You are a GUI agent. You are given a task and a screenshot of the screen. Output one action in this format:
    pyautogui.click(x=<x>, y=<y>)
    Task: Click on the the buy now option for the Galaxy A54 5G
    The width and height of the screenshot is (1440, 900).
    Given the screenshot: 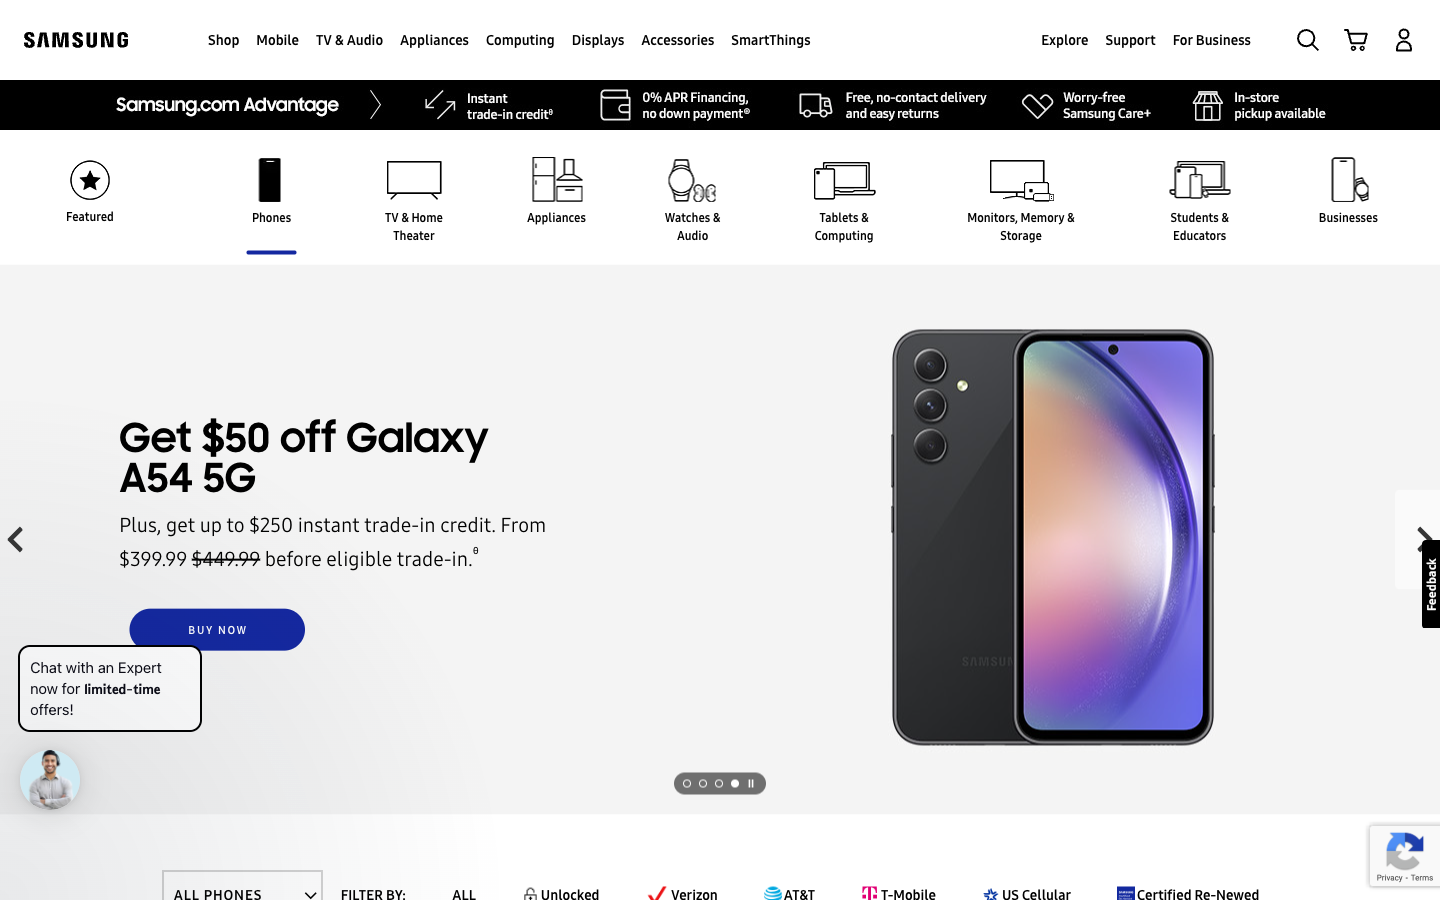 What is the action you would take?
    pyautogui.click(x=217, y=630)
    